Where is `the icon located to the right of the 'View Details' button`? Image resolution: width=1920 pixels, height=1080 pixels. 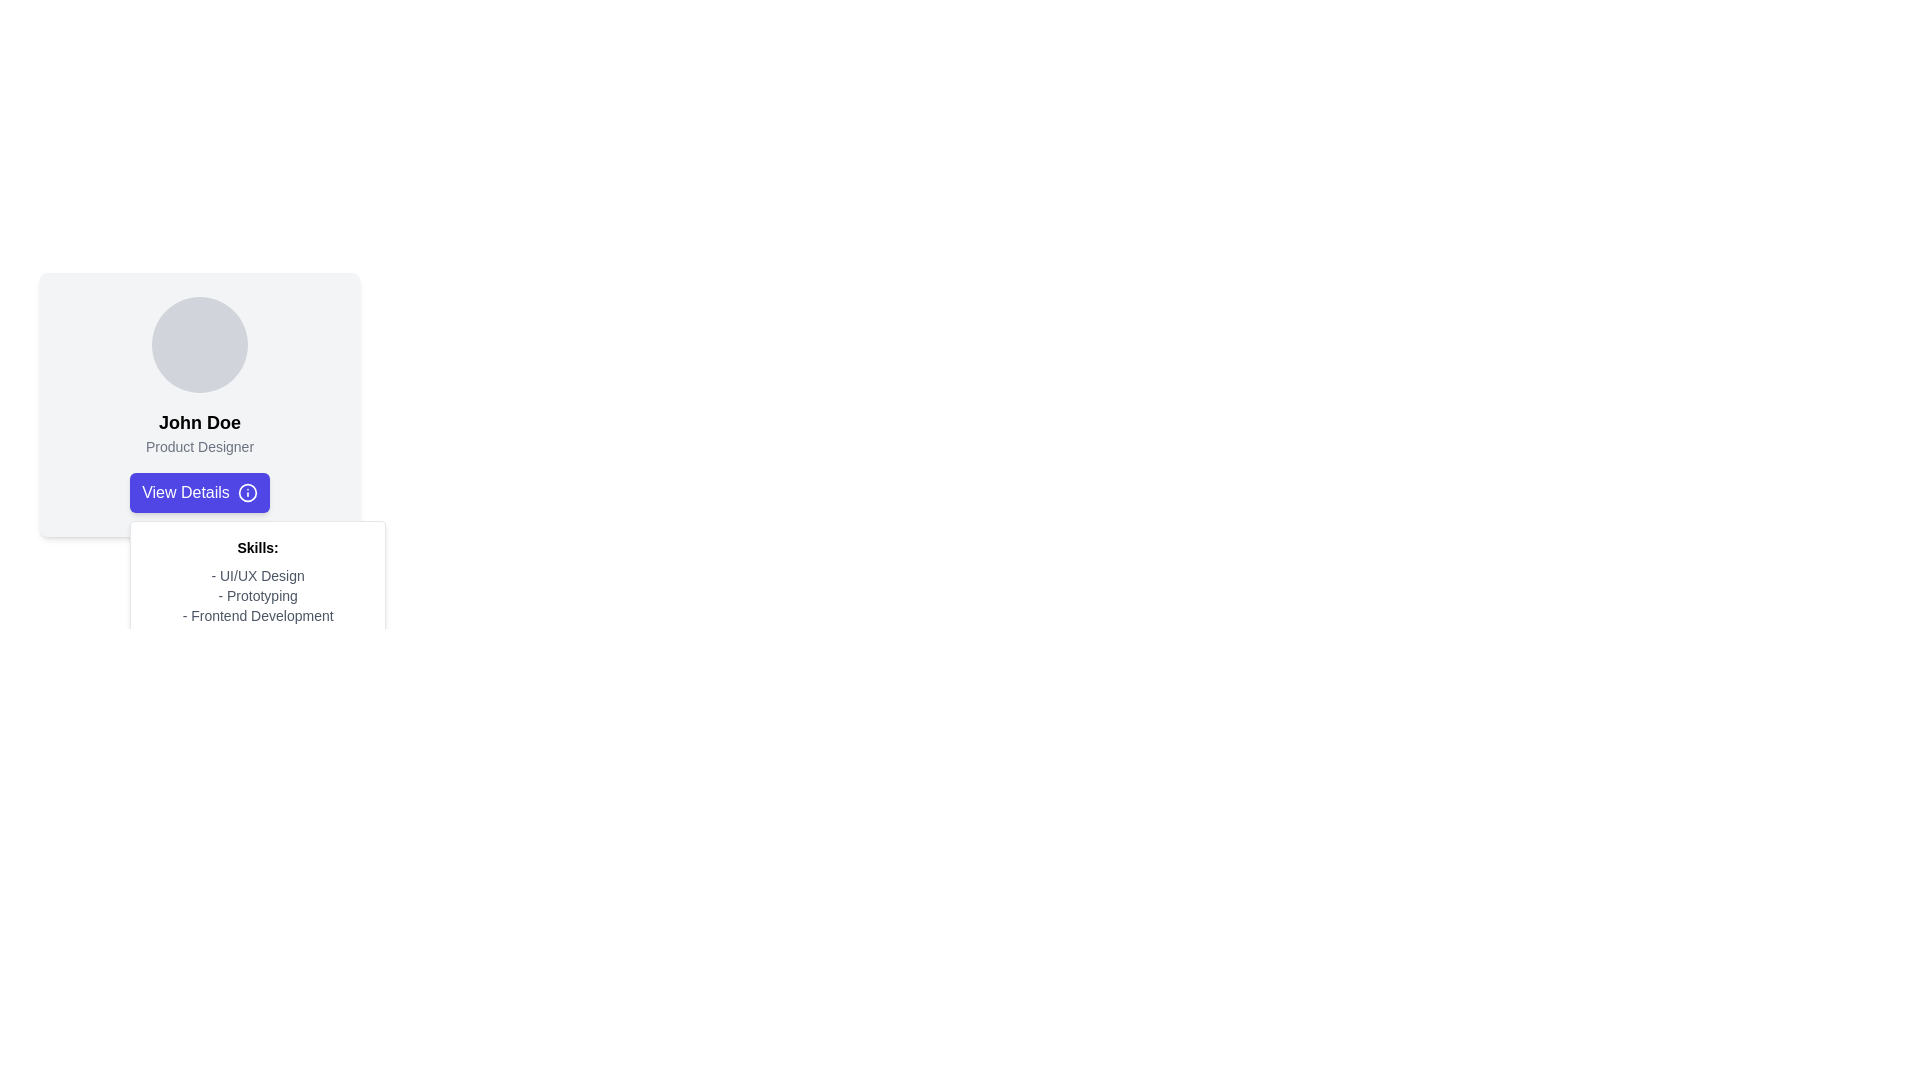 the icon located to the right of the 'View Details' button is located at coordinates (246, 493).